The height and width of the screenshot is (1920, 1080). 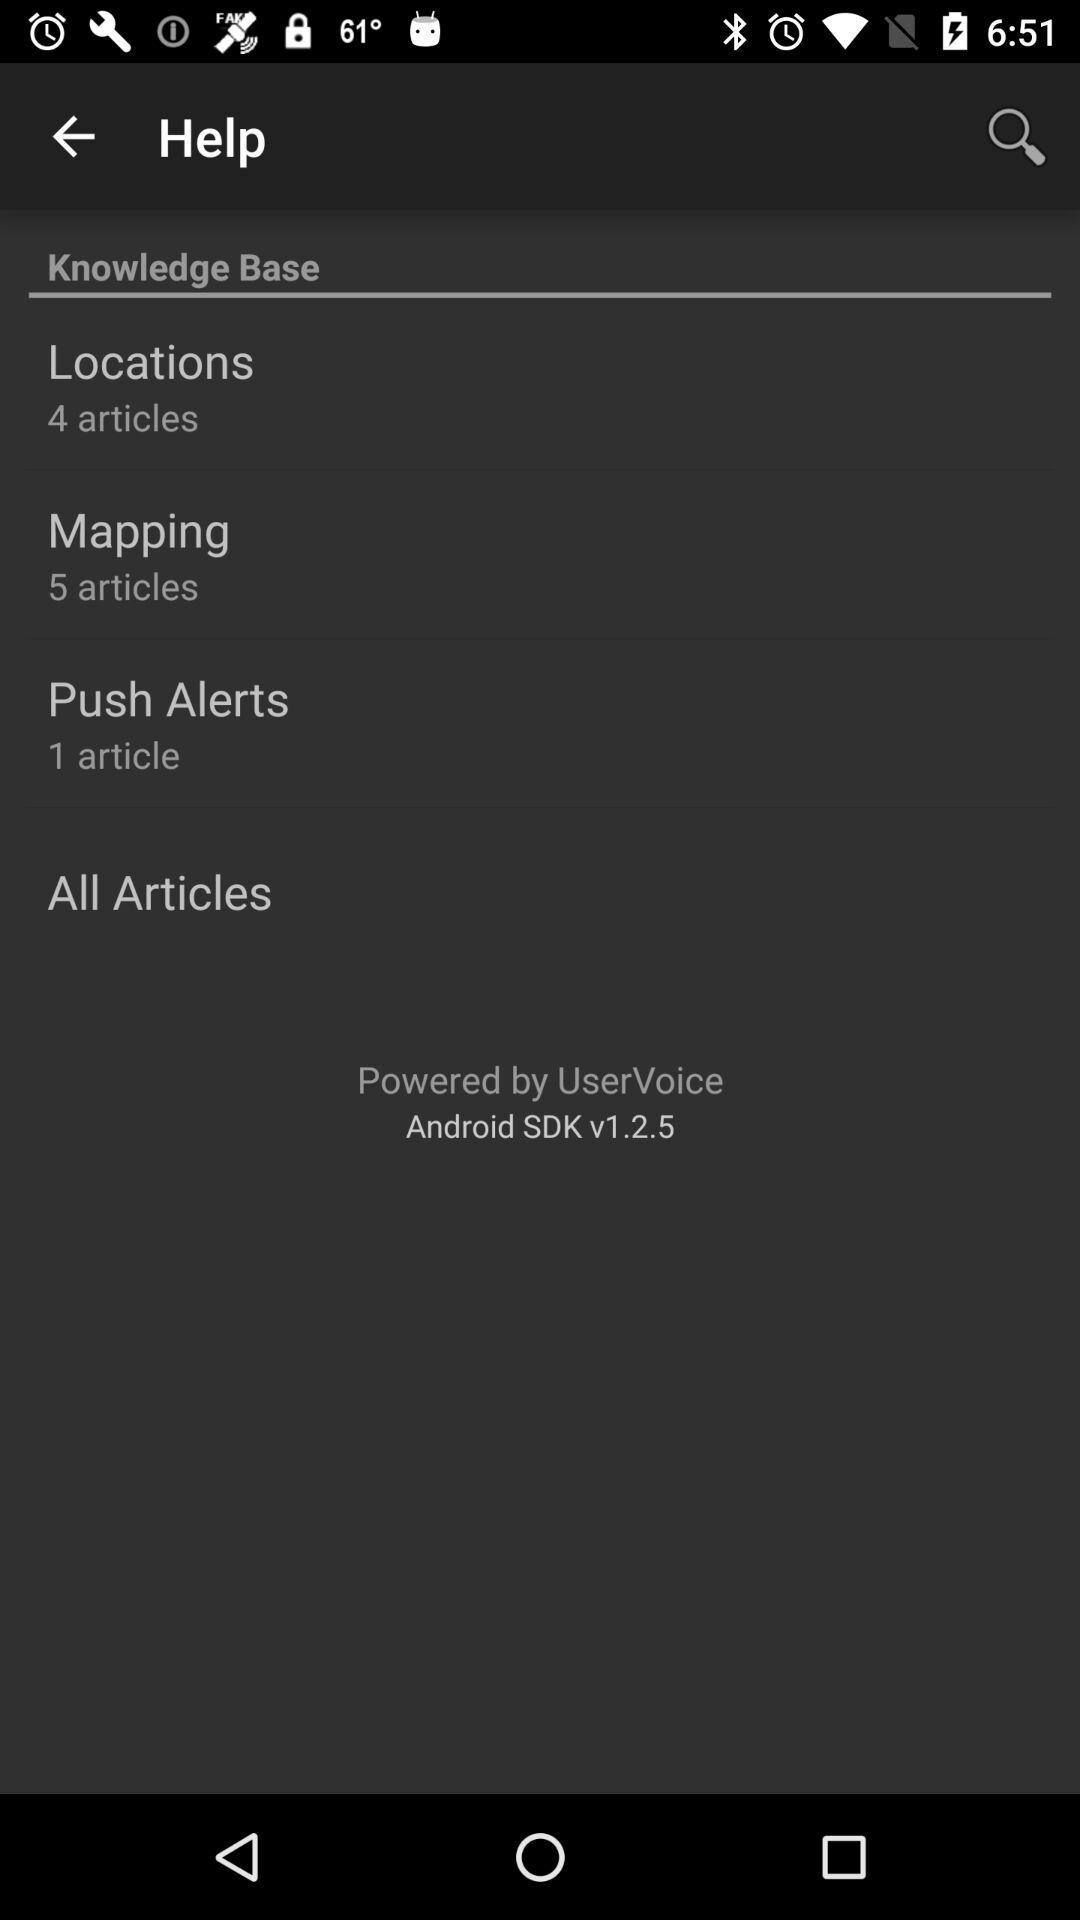 I want to click on the icon at the top right corner, so click(x=1017, y=135).